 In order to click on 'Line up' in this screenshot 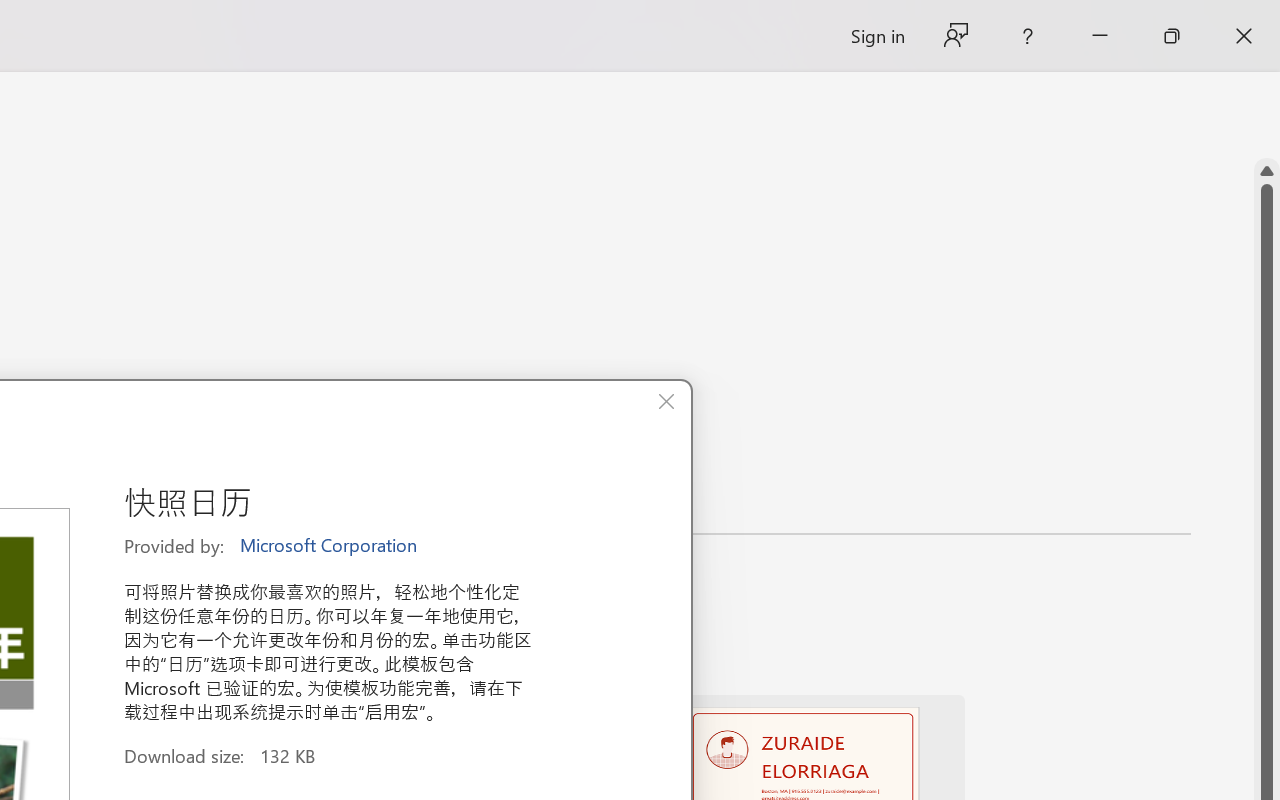, I will do `click(1266, 170)`.